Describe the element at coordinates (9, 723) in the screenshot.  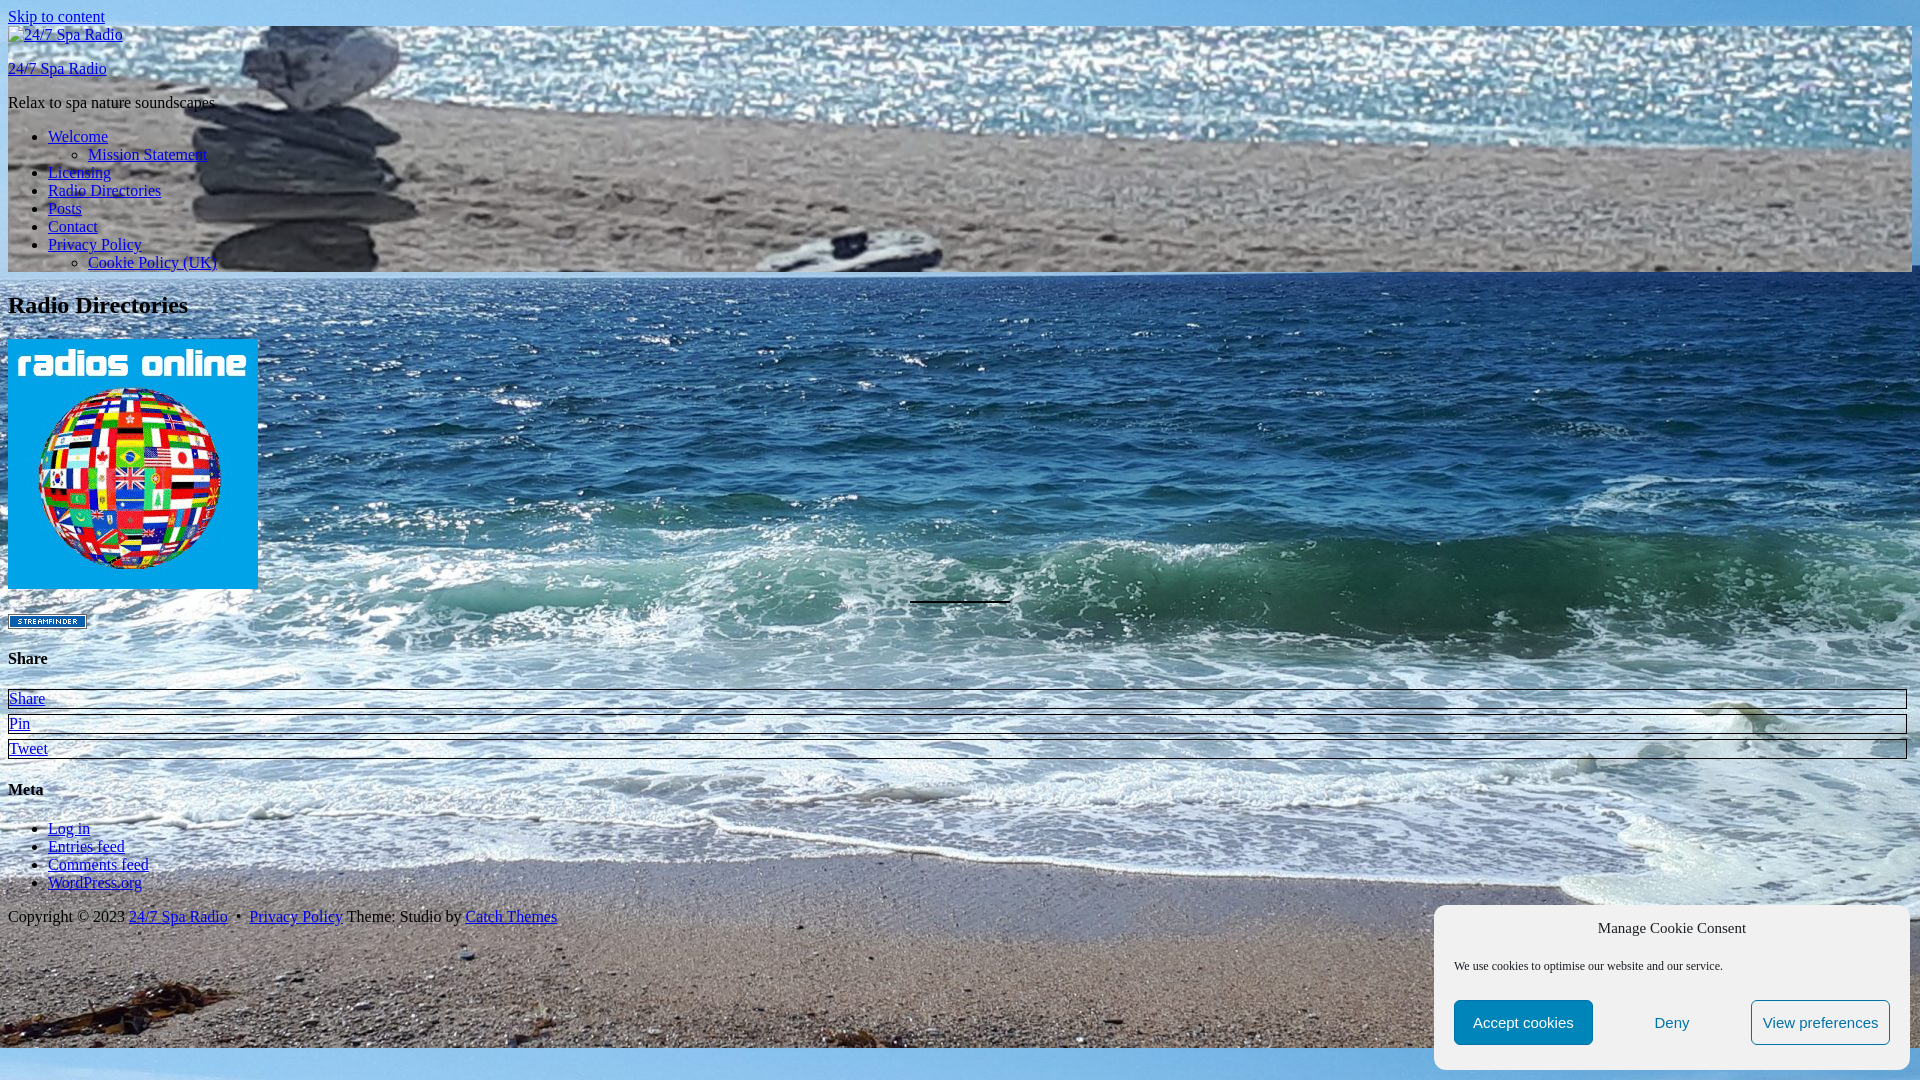
I see `'Pin'` at that location.